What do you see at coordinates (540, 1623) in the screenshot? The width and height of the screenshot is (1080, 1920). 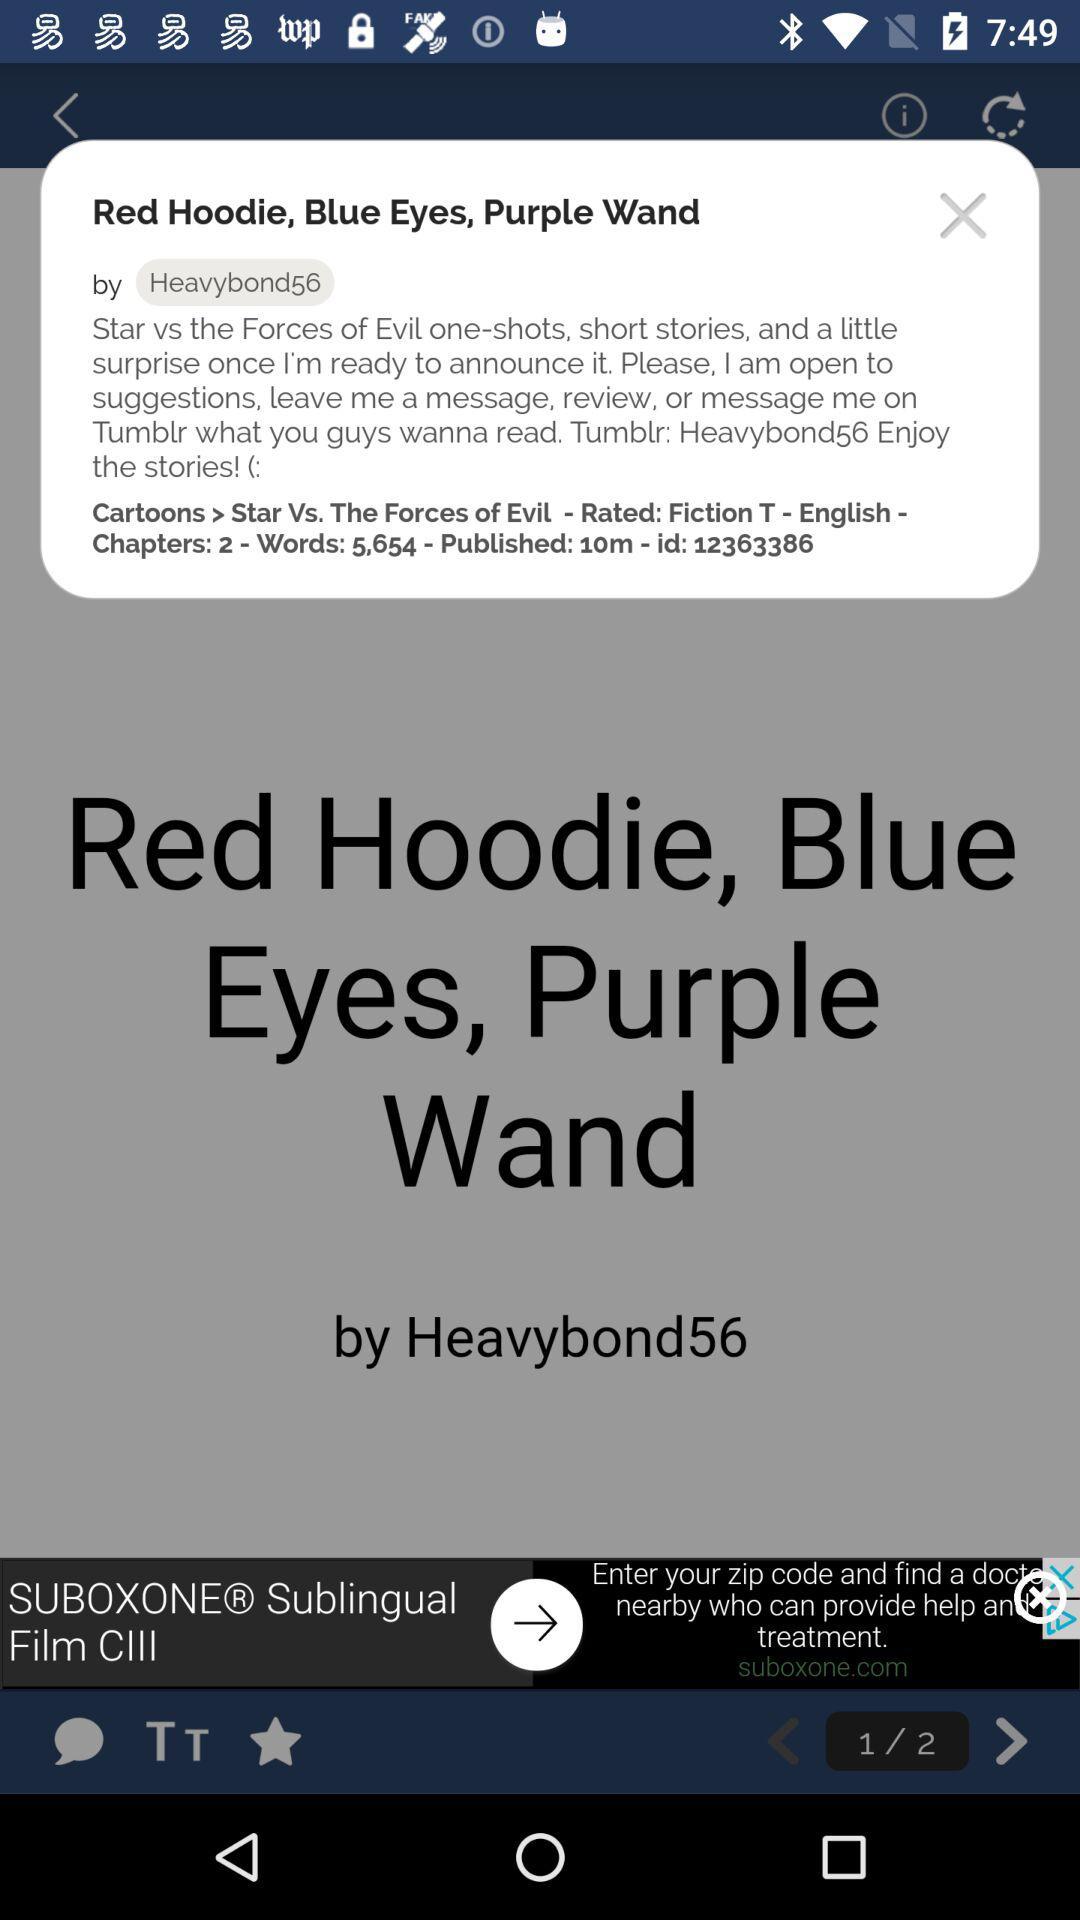 I see `pop-up advertisement banner` at bounding box center [540, 1623].